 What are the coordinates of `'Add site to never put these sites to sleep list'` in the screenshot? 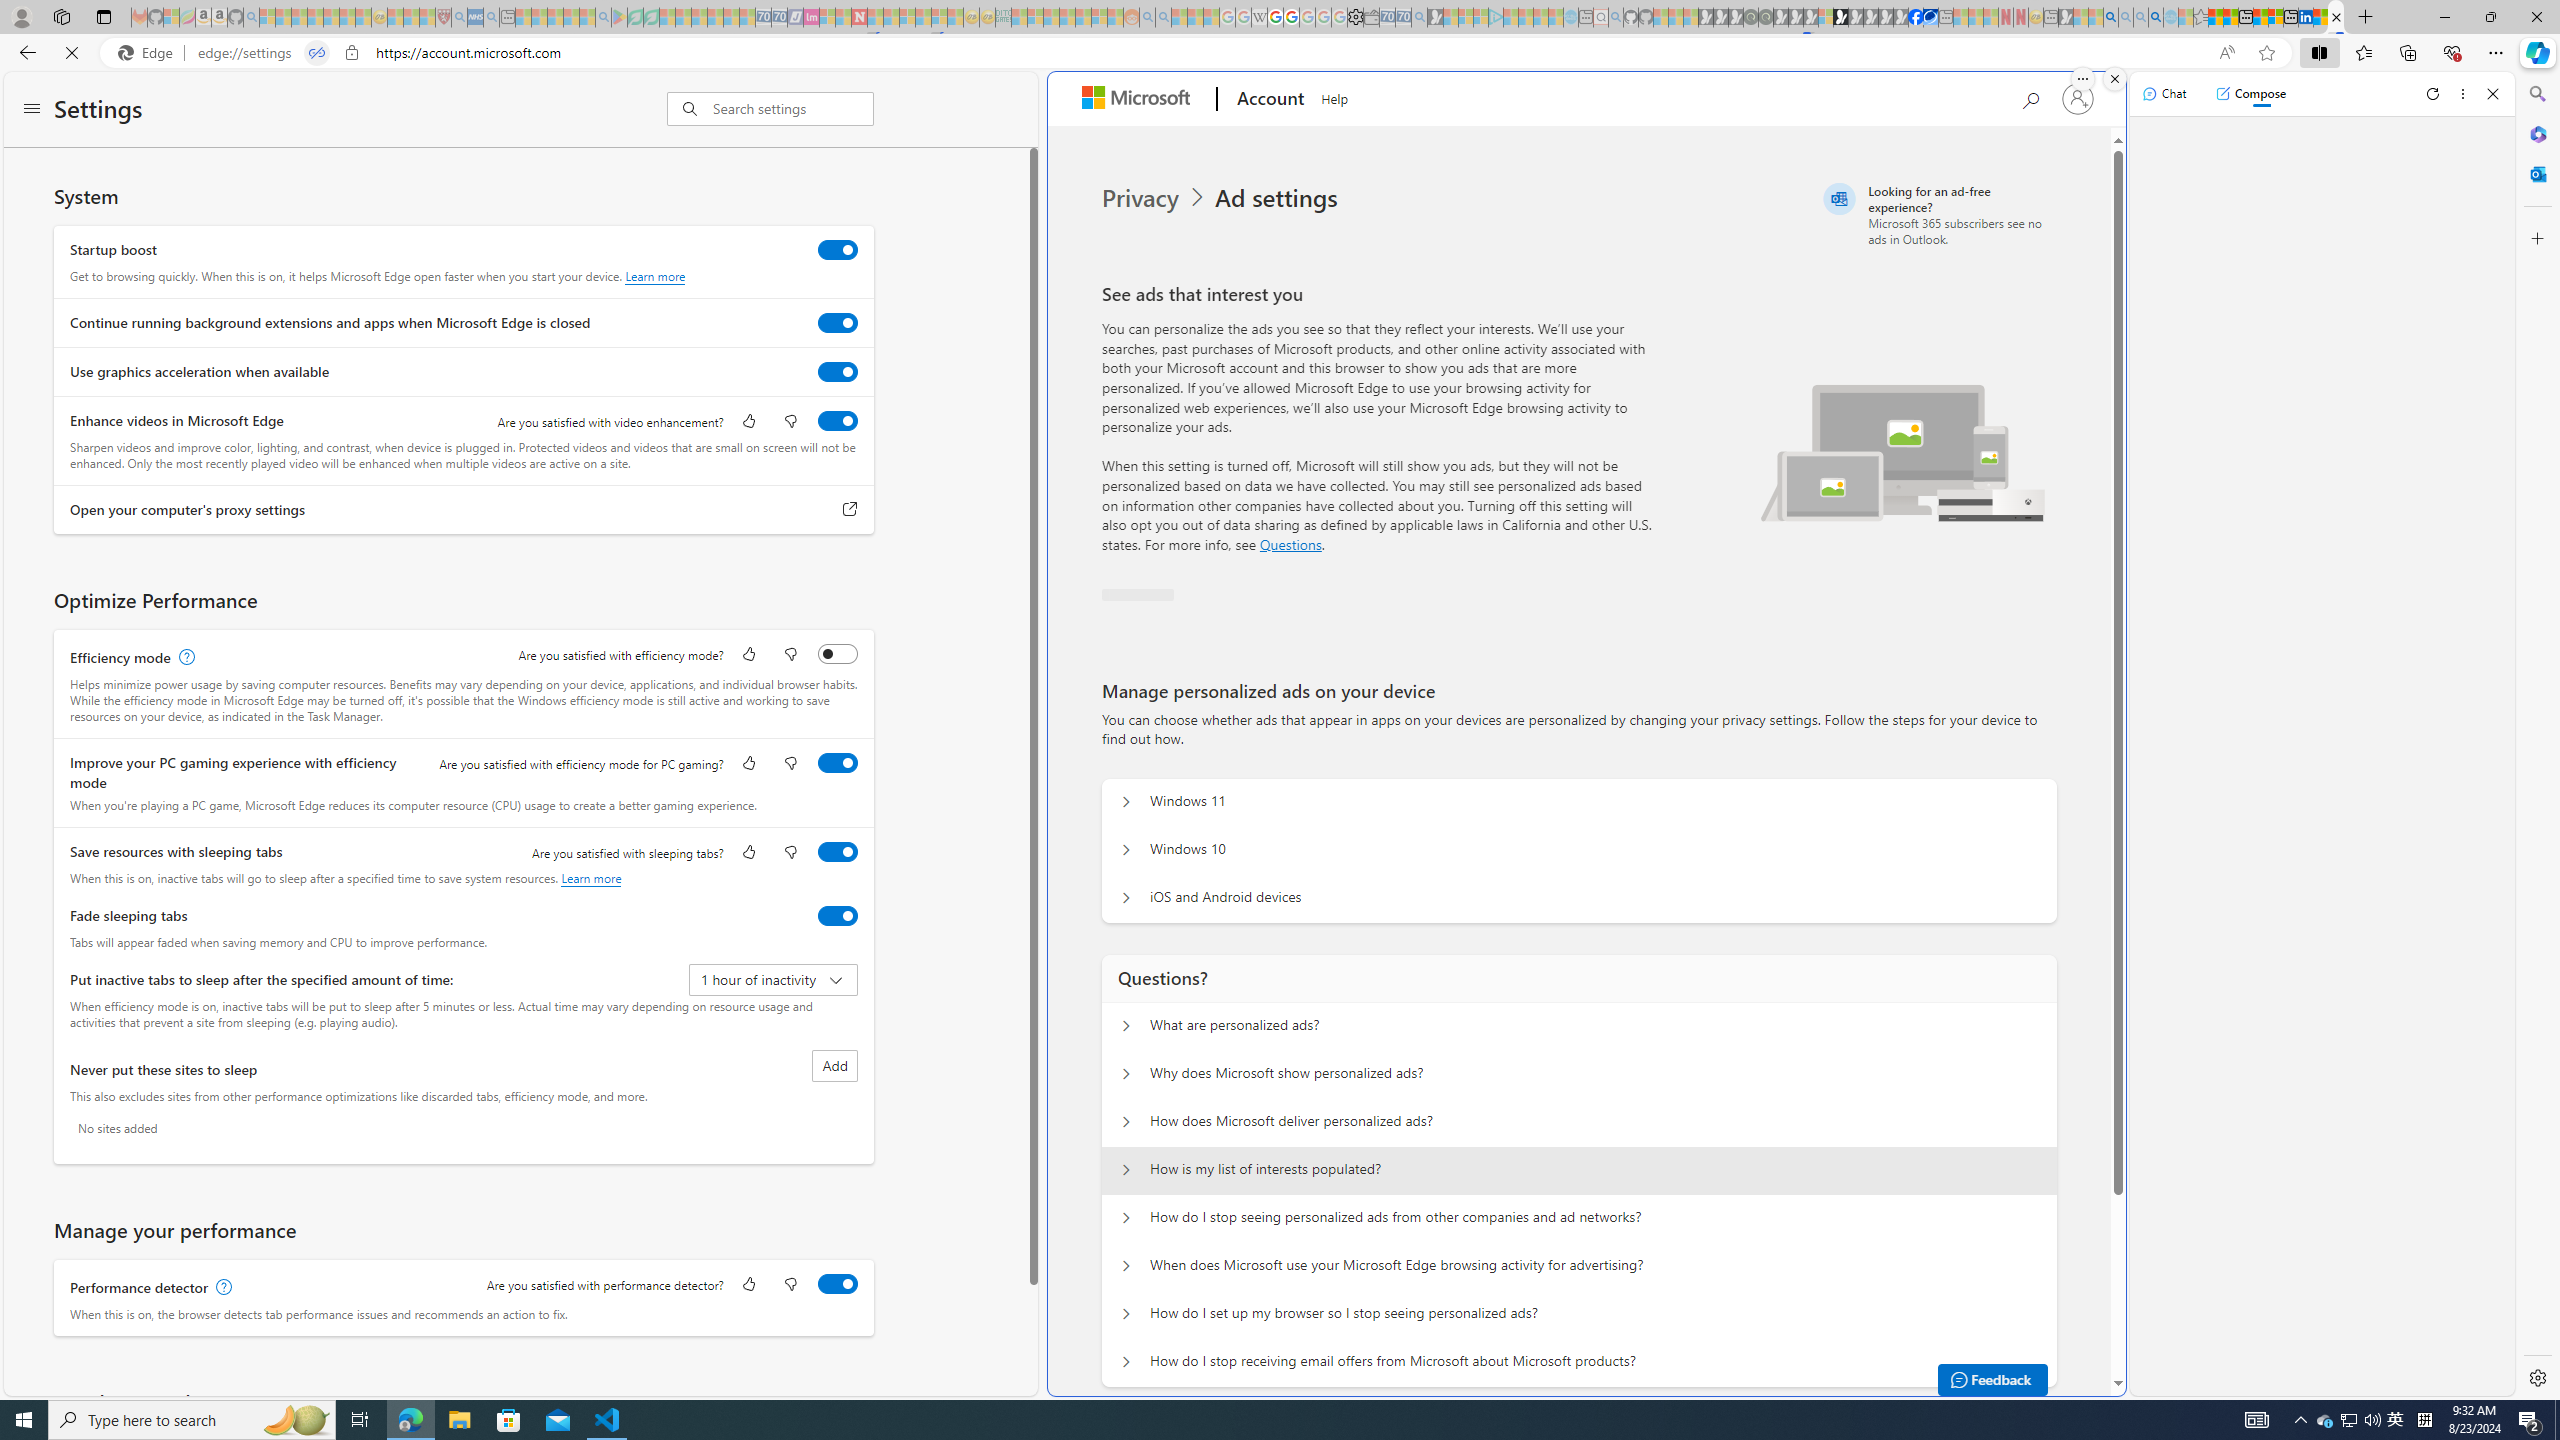 It's located at (833, 1064).